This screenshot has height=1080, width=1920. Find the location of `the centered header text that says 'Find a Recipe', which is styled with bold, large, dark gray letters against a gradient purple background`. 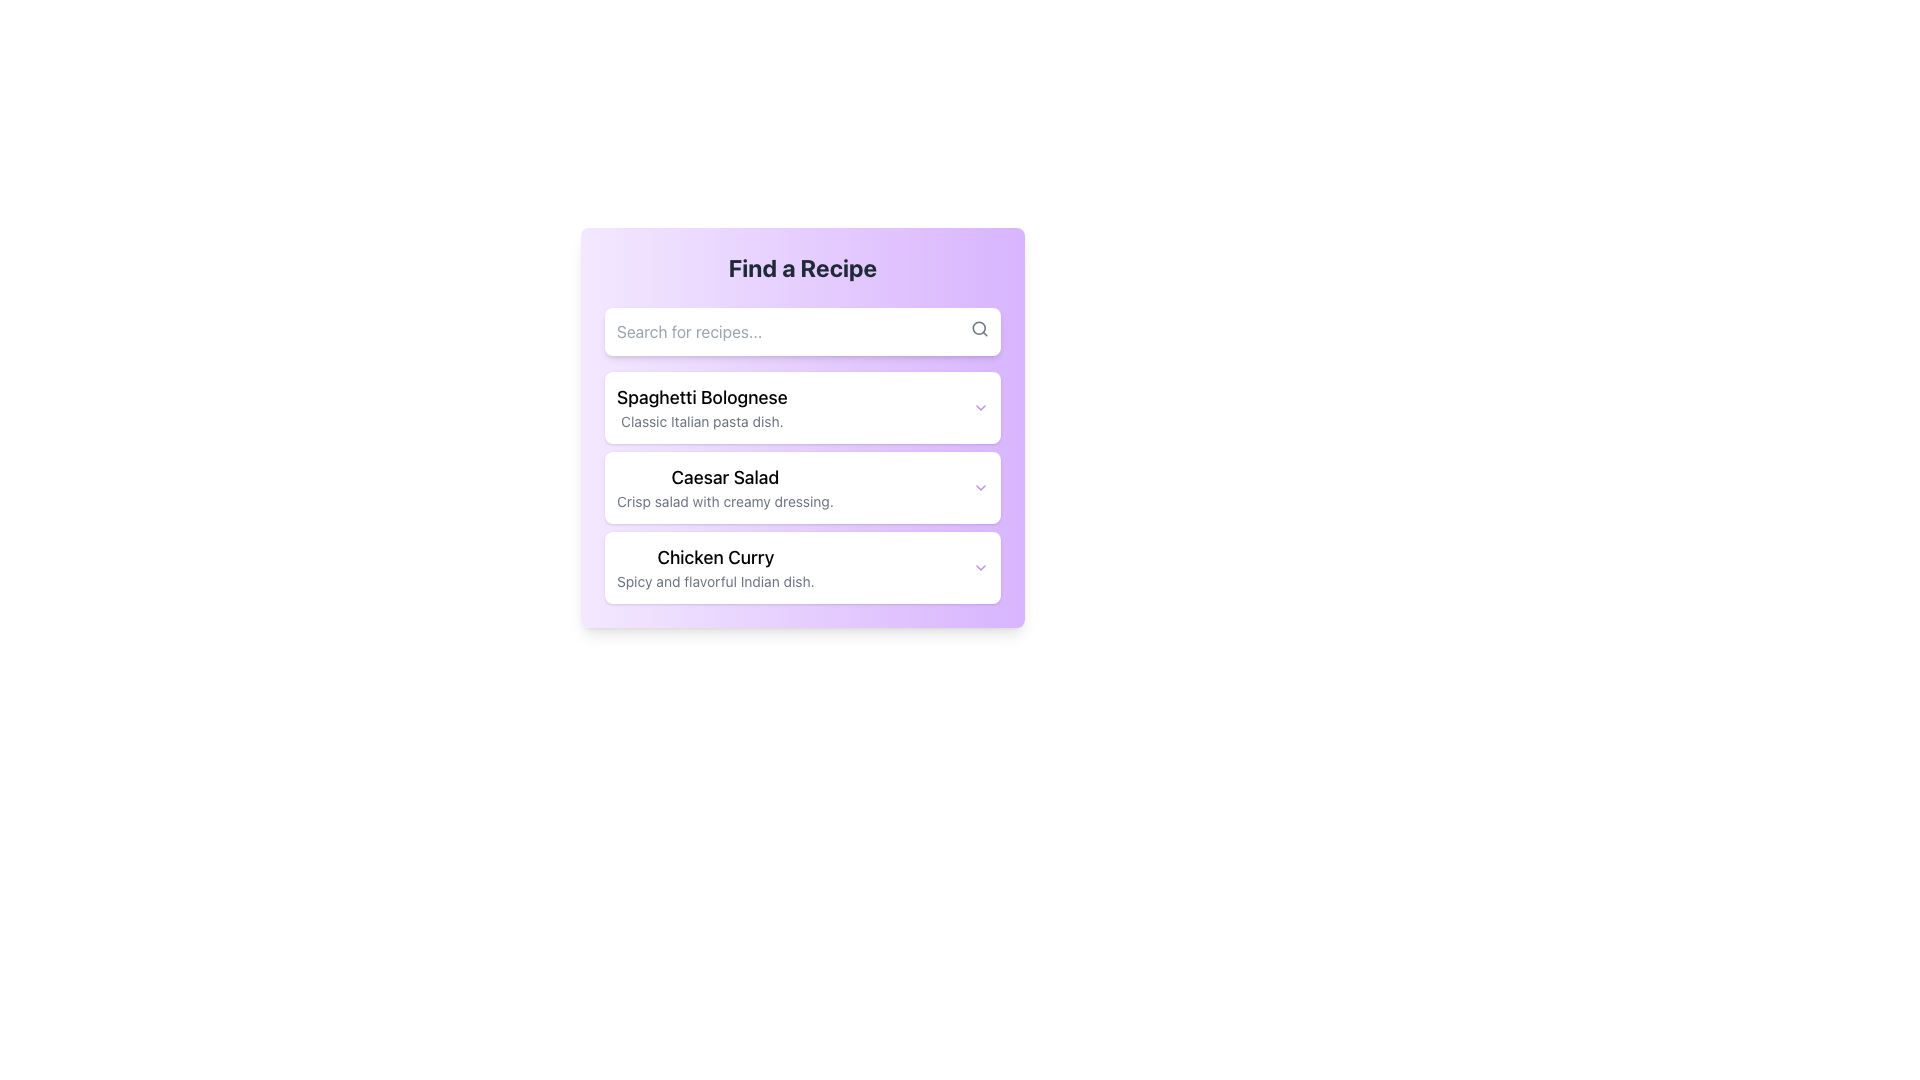

the centered header text that says 'Find a Recipe', which is styled with bold, large, dark gray letters against a gradient purple background is located at coordinates (802, 266).